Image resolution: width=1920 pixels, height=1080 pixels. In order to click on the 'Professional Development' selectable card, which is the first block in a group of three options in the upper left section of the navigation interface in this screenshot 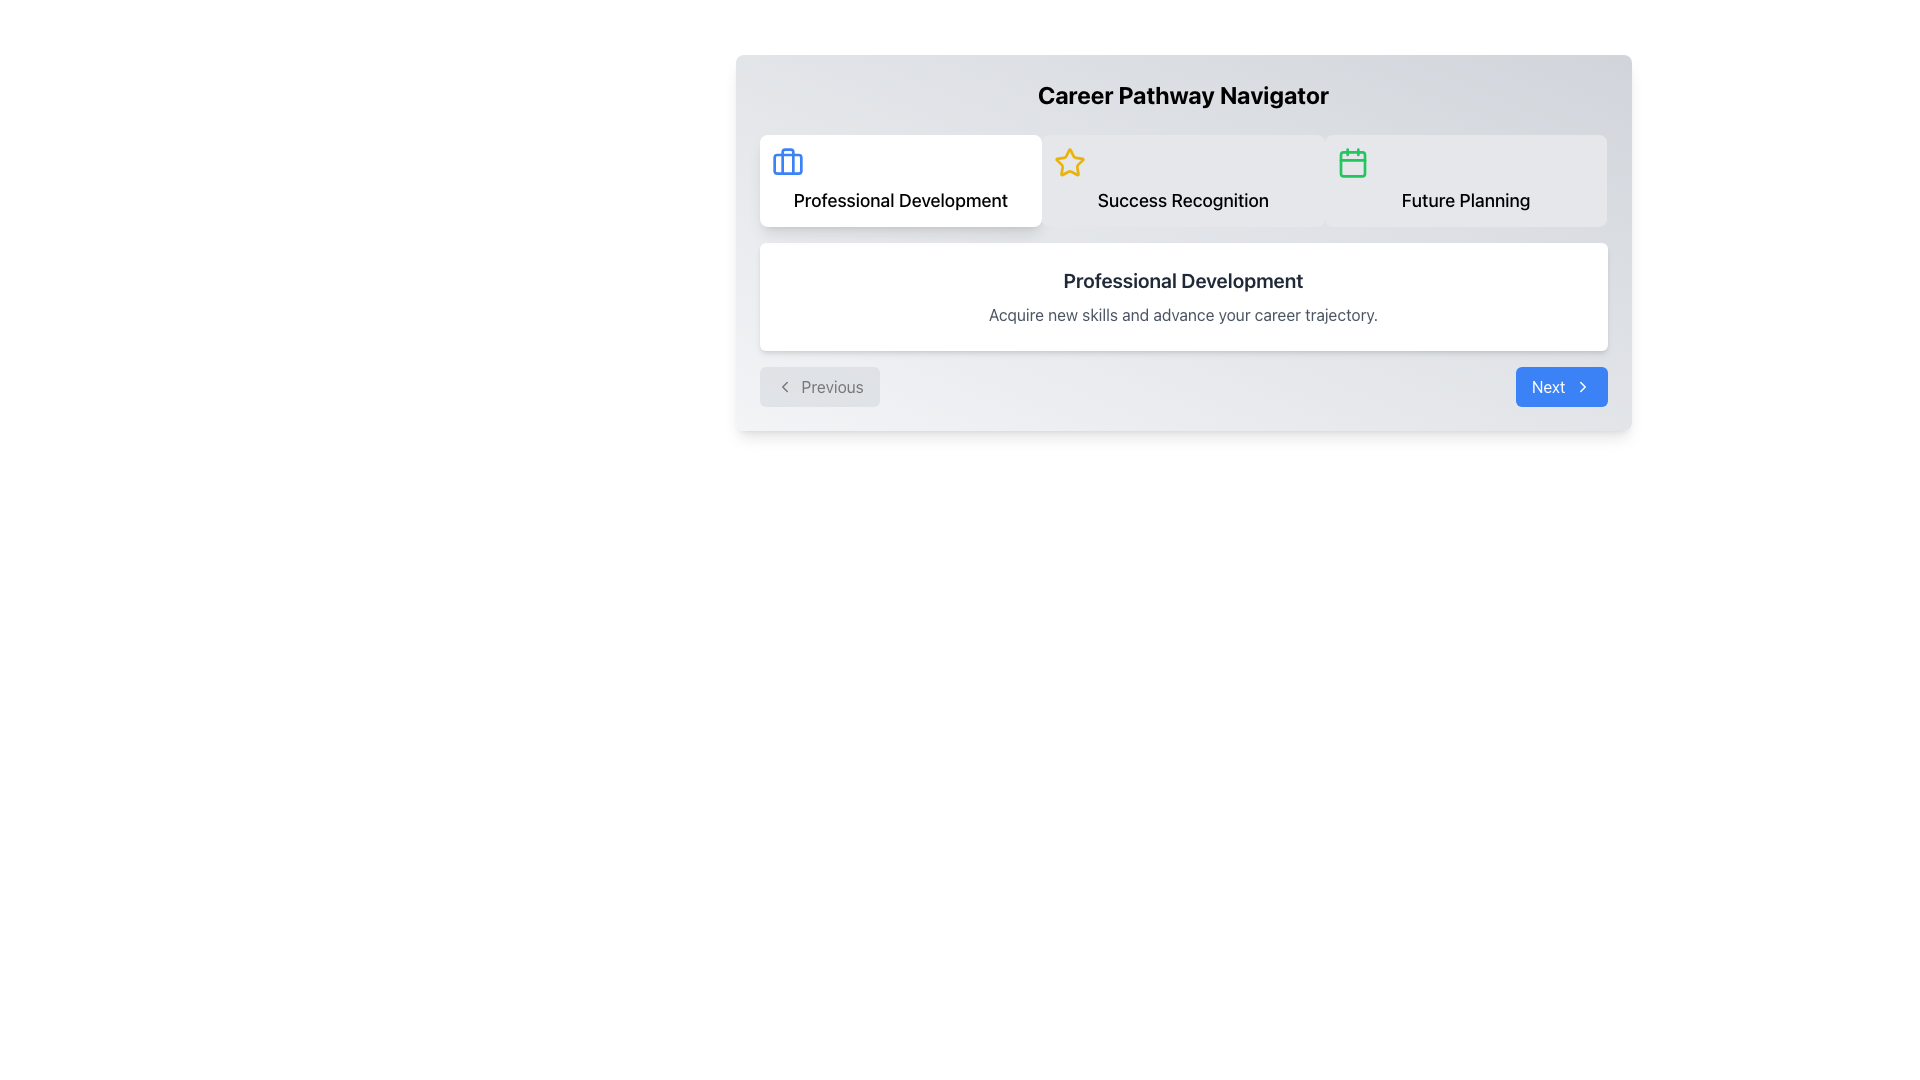, I will do `click(899, 181)`.